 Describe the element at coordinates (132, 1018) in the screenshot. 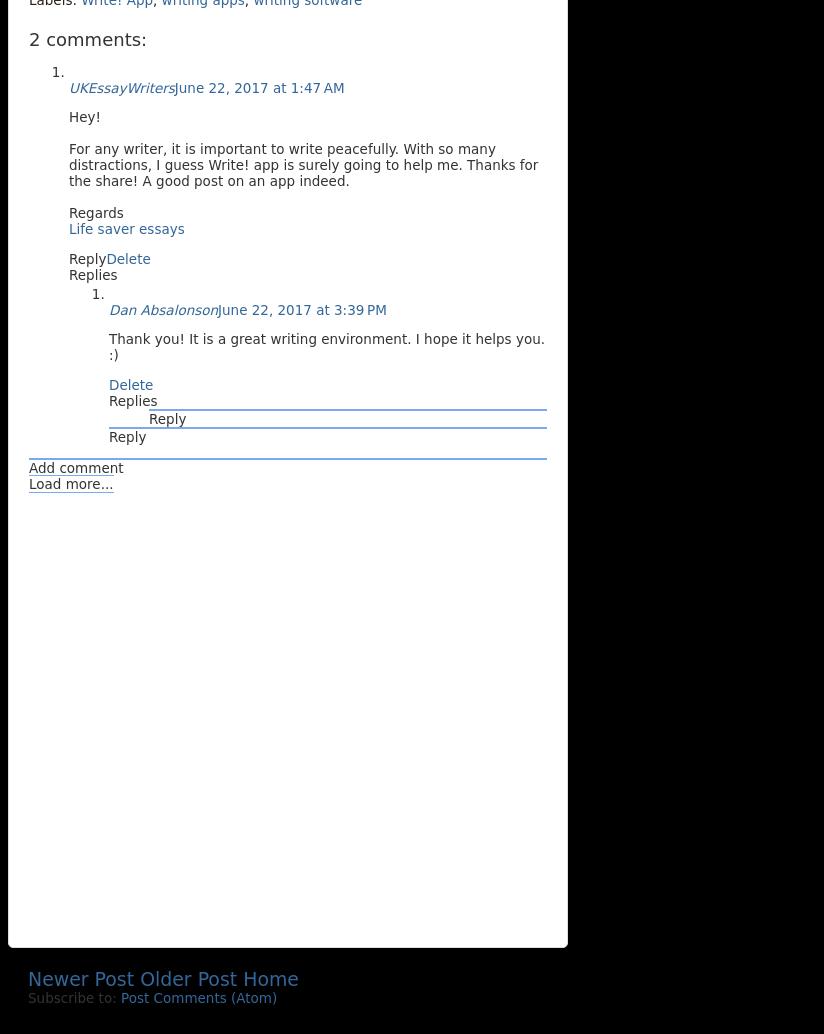

I see `'Contact Info & Subscribe'` at that location.